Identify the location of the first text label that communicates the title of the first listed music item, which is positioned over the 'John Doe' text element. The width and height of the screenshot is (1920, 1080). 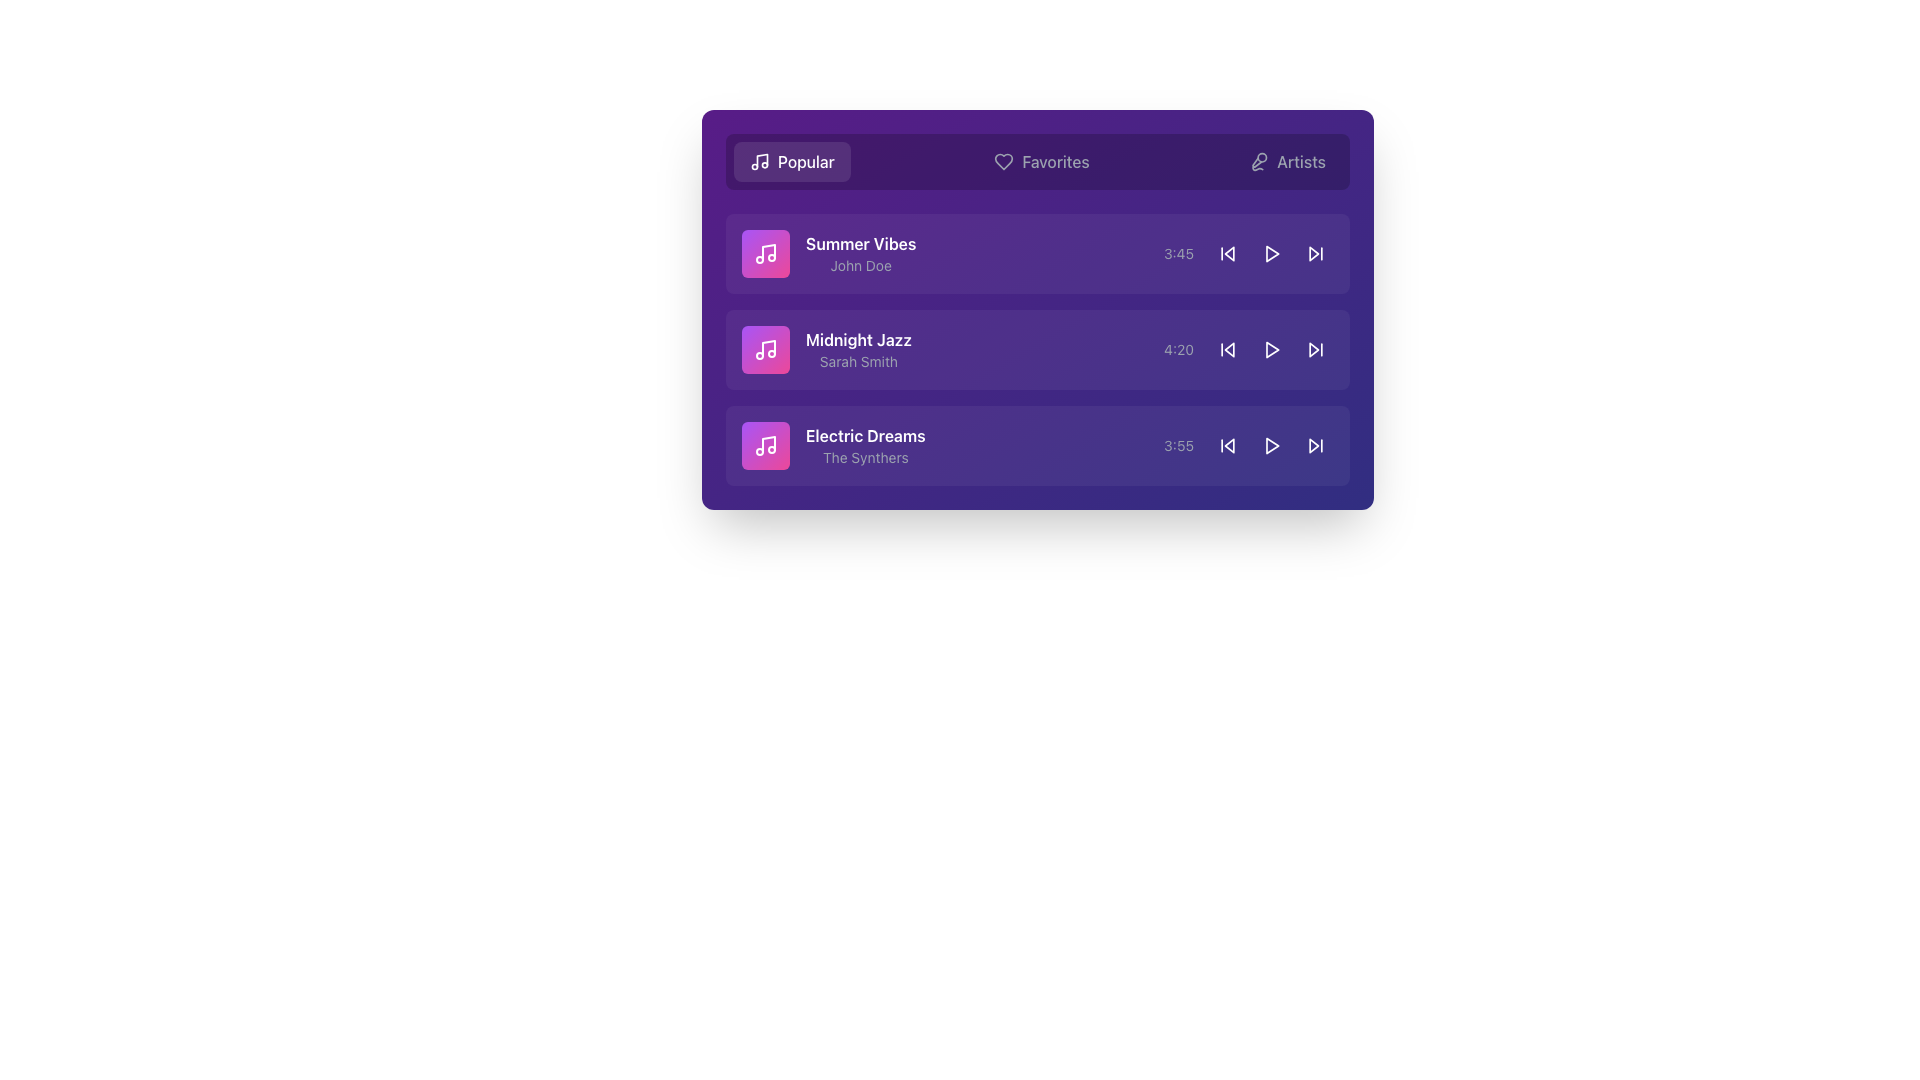
(861, 242).